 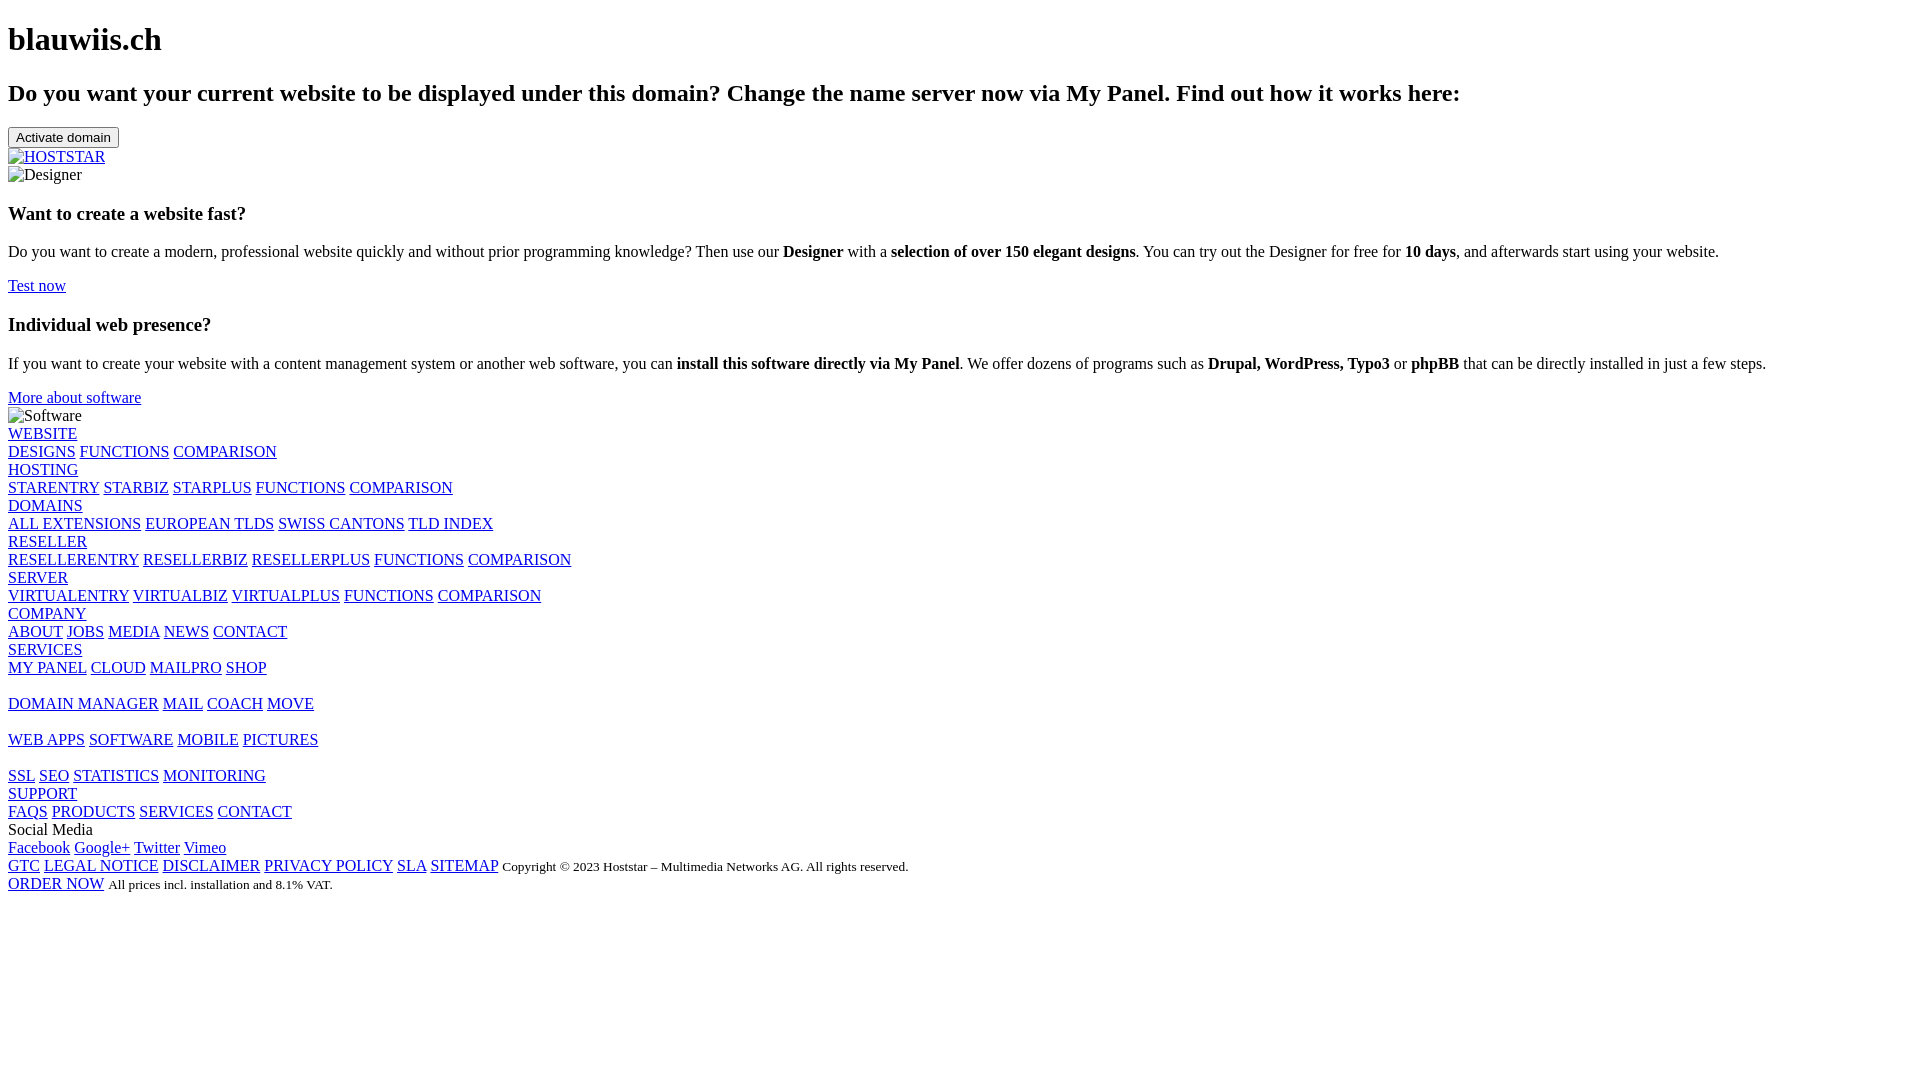 What do you see at coordinates (310, 559) in the screenshot?
I see `'RESELLERPLUS'` at bounding box center [310, 559].